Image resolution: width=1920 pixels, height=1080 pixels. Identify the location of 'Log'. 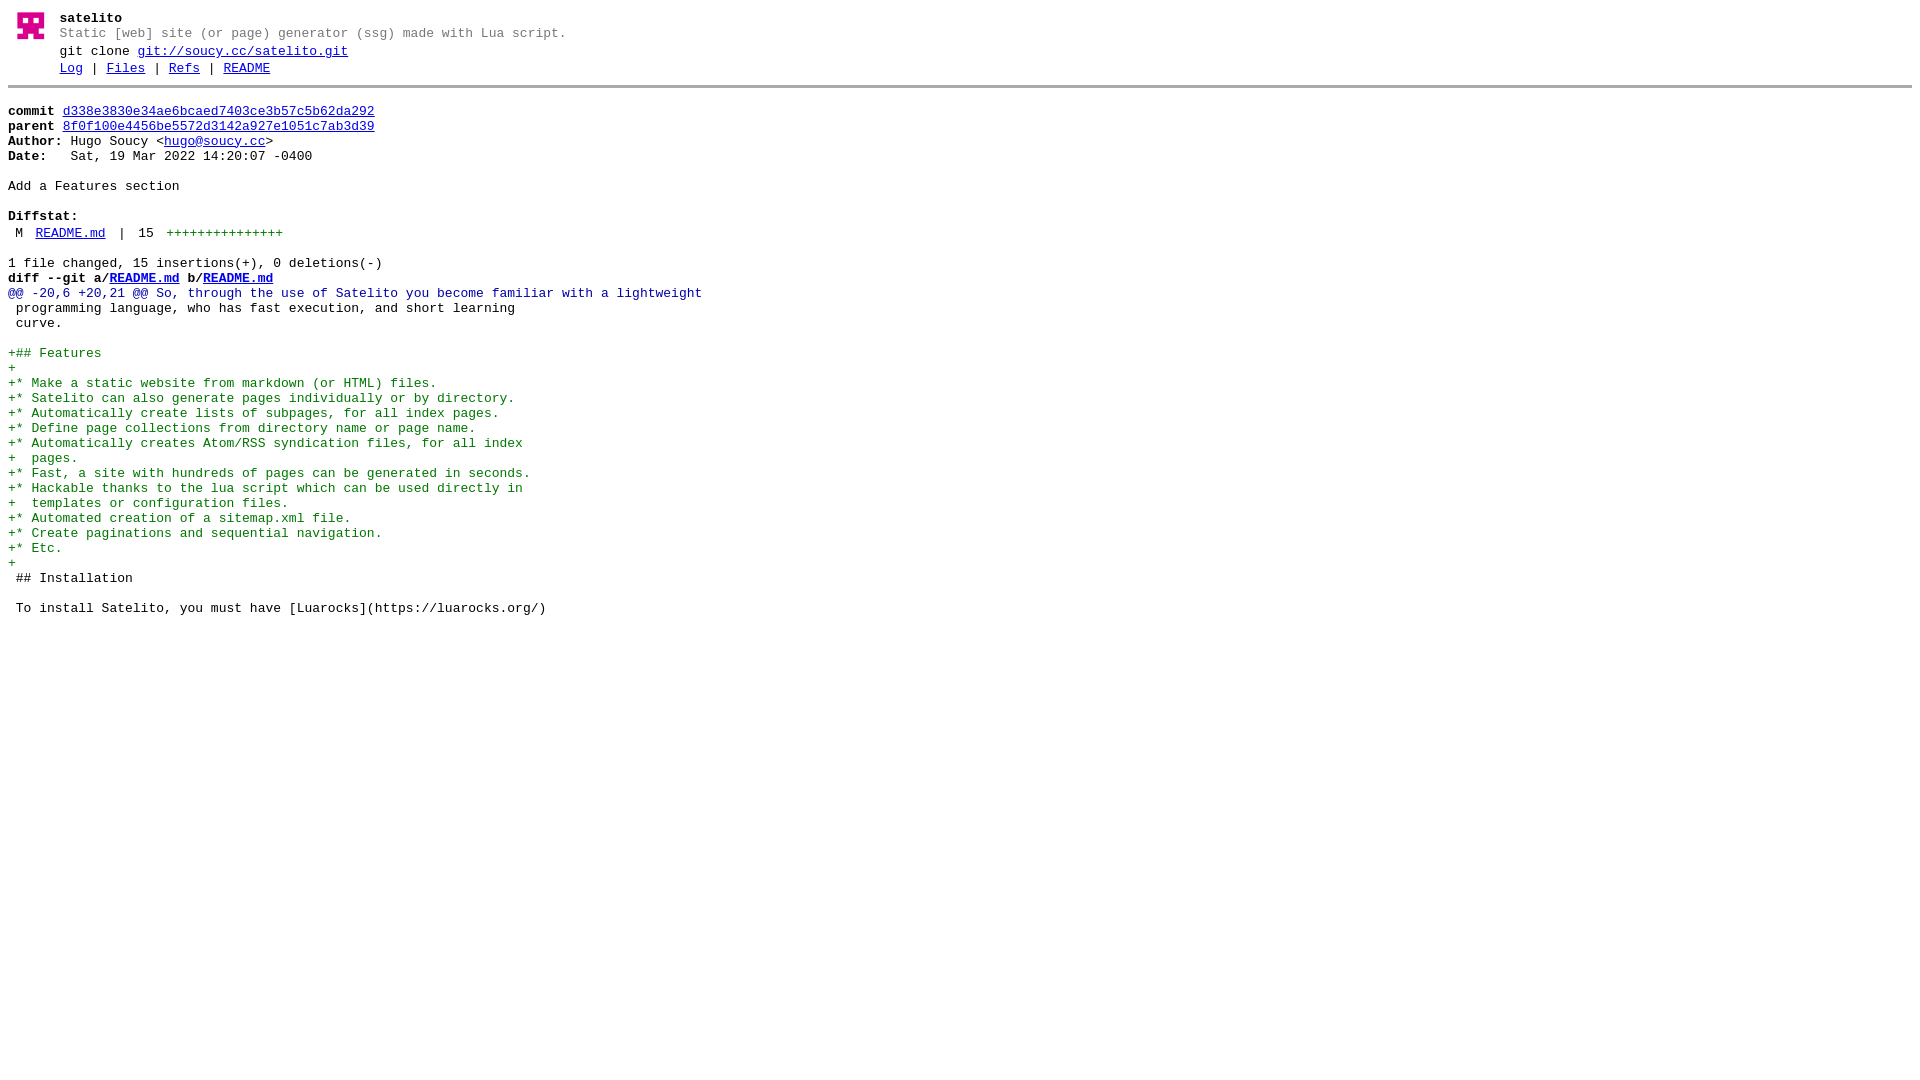
(71, 67).